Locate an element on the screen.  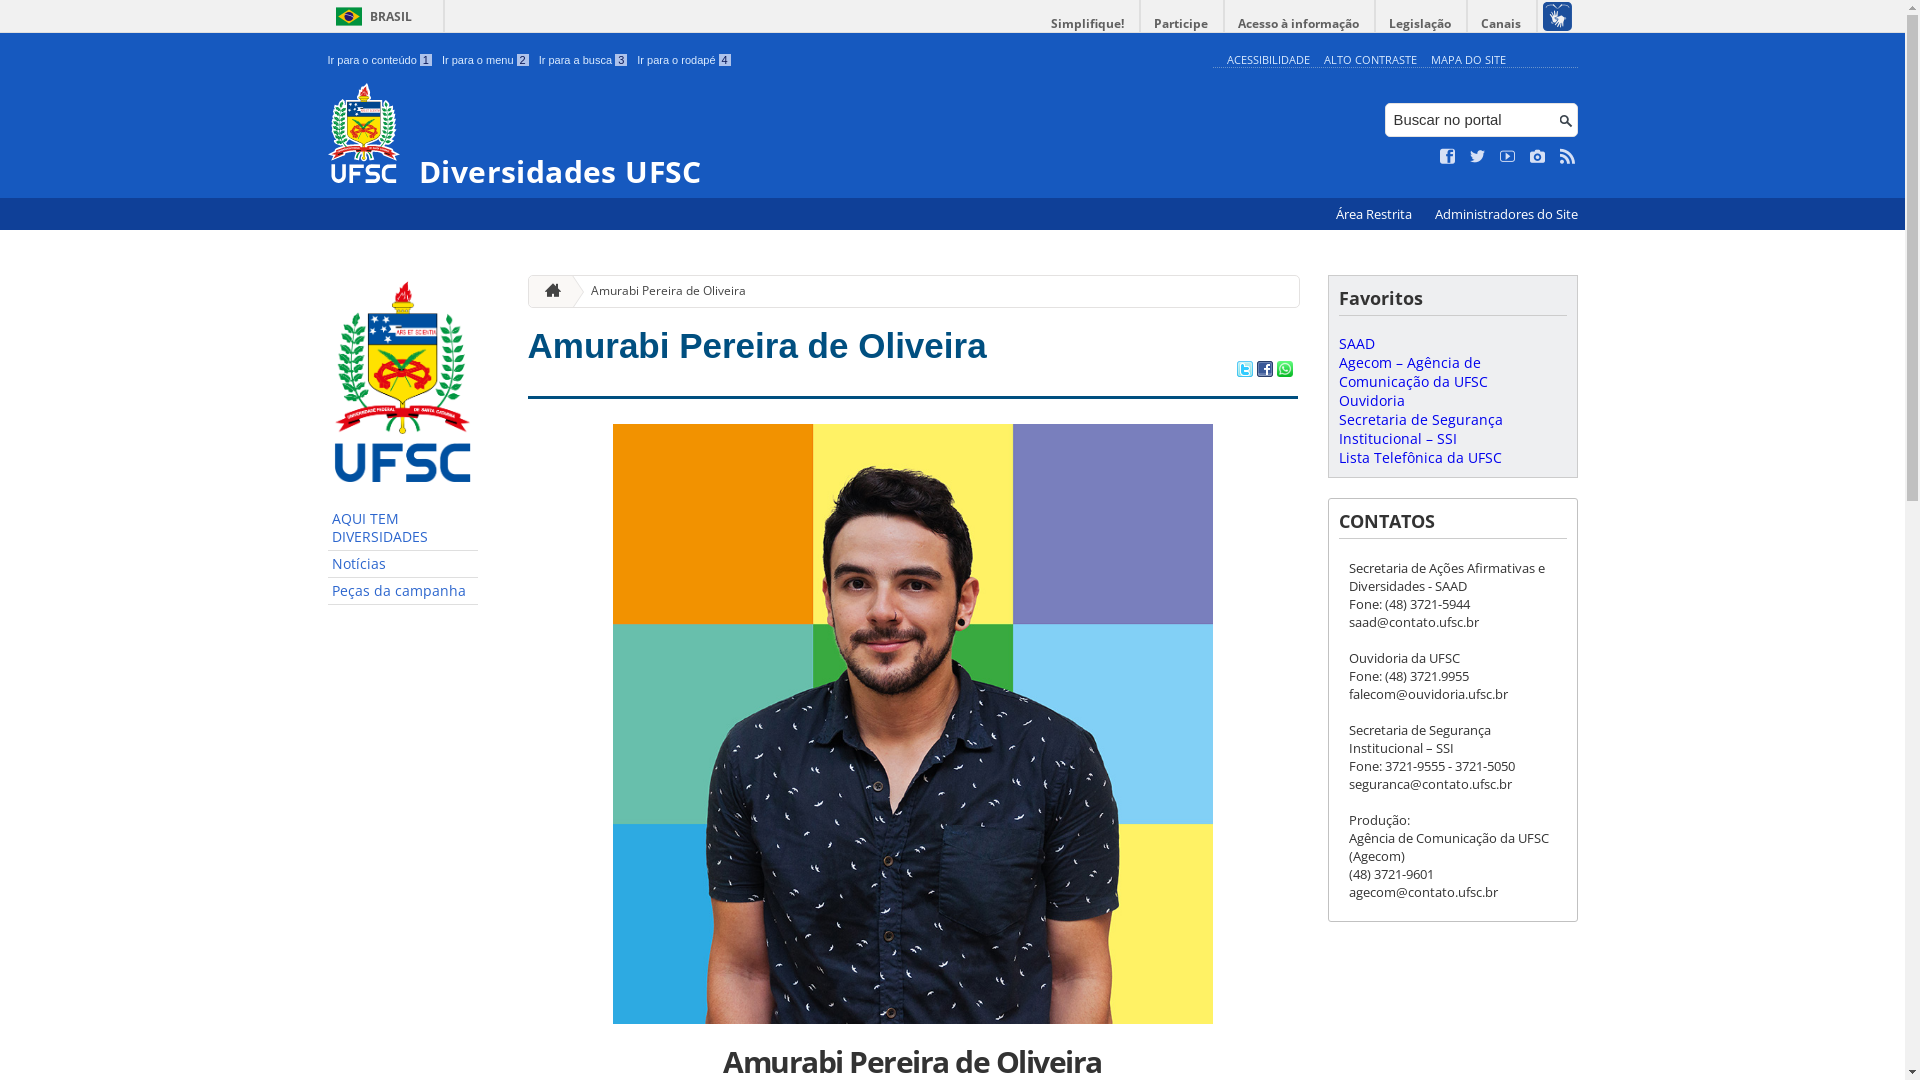
'Simplifique!' is located at coordinates (1037, 23).